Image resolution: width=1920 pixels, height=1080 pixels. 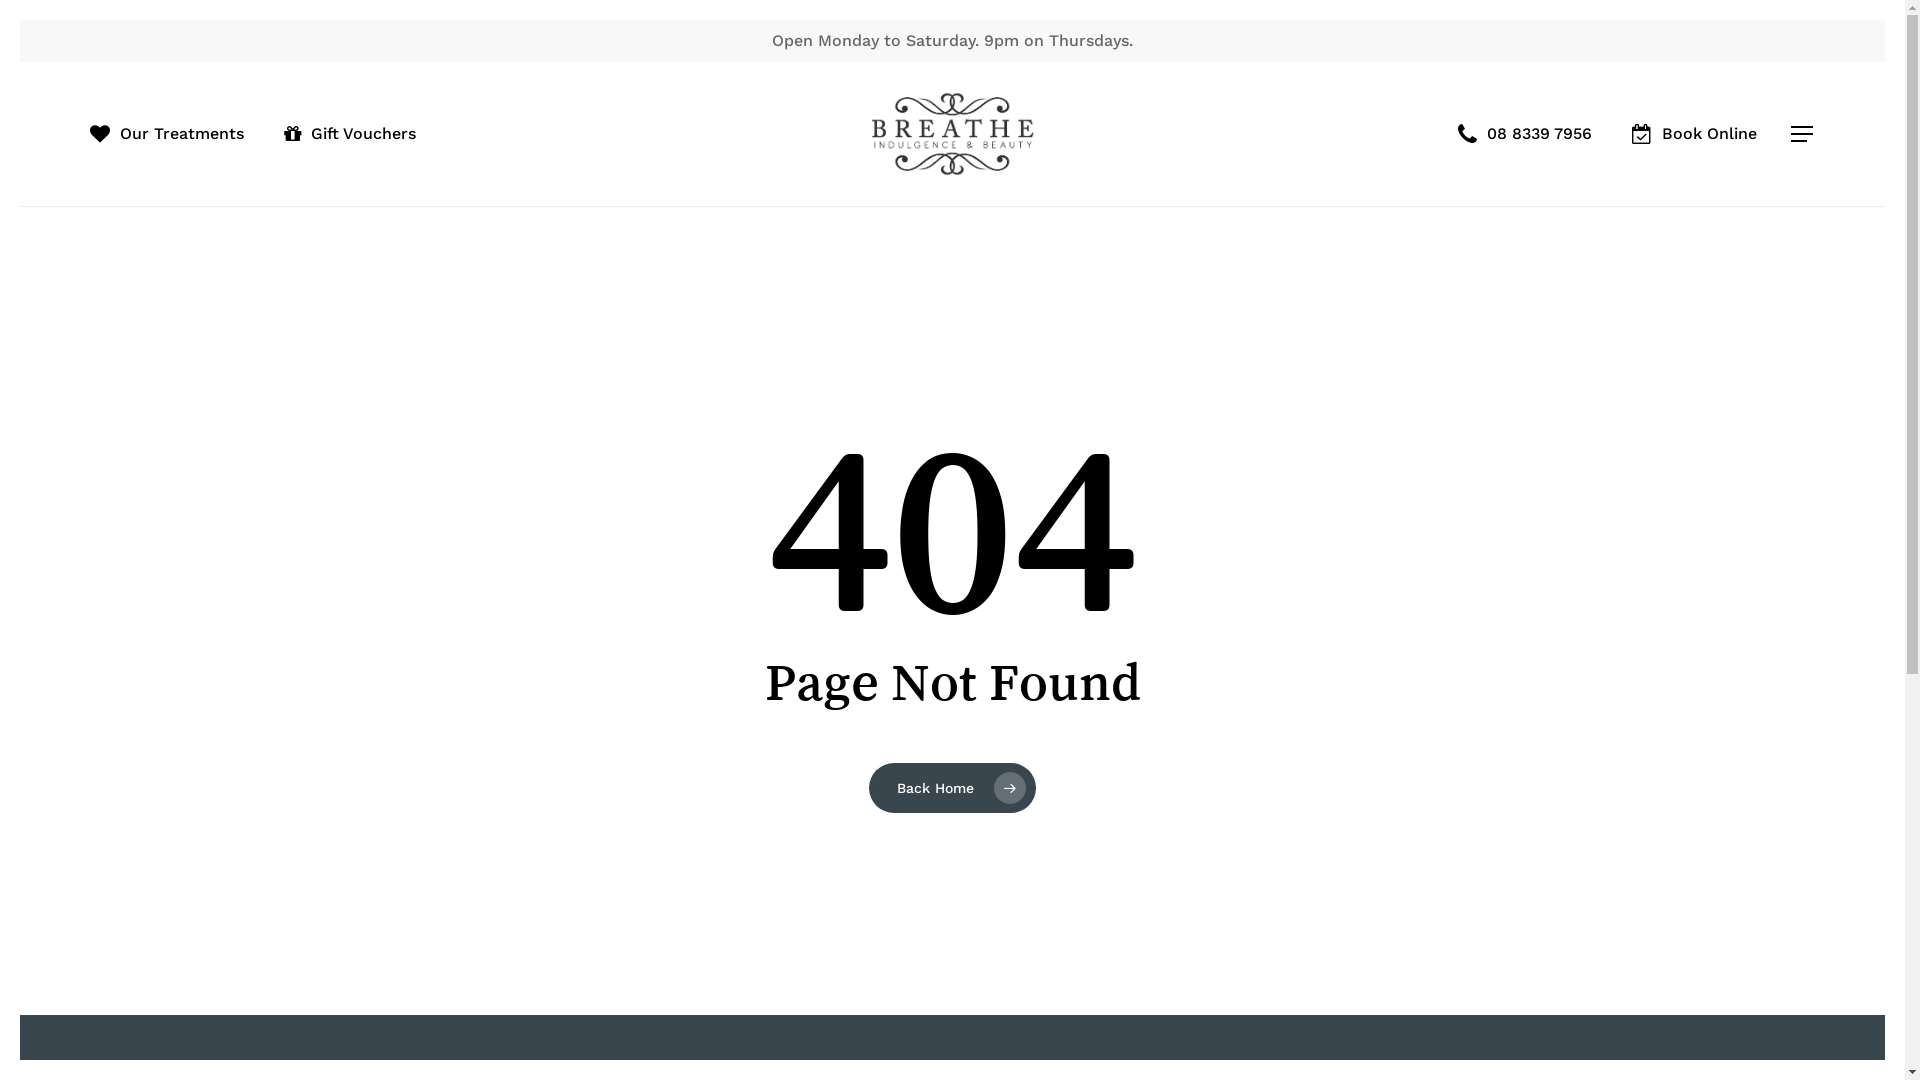 What do you see at coordinates (1803, 134) in the screenshot?
I see `'Menu'` at bounding box center [1803, 134].